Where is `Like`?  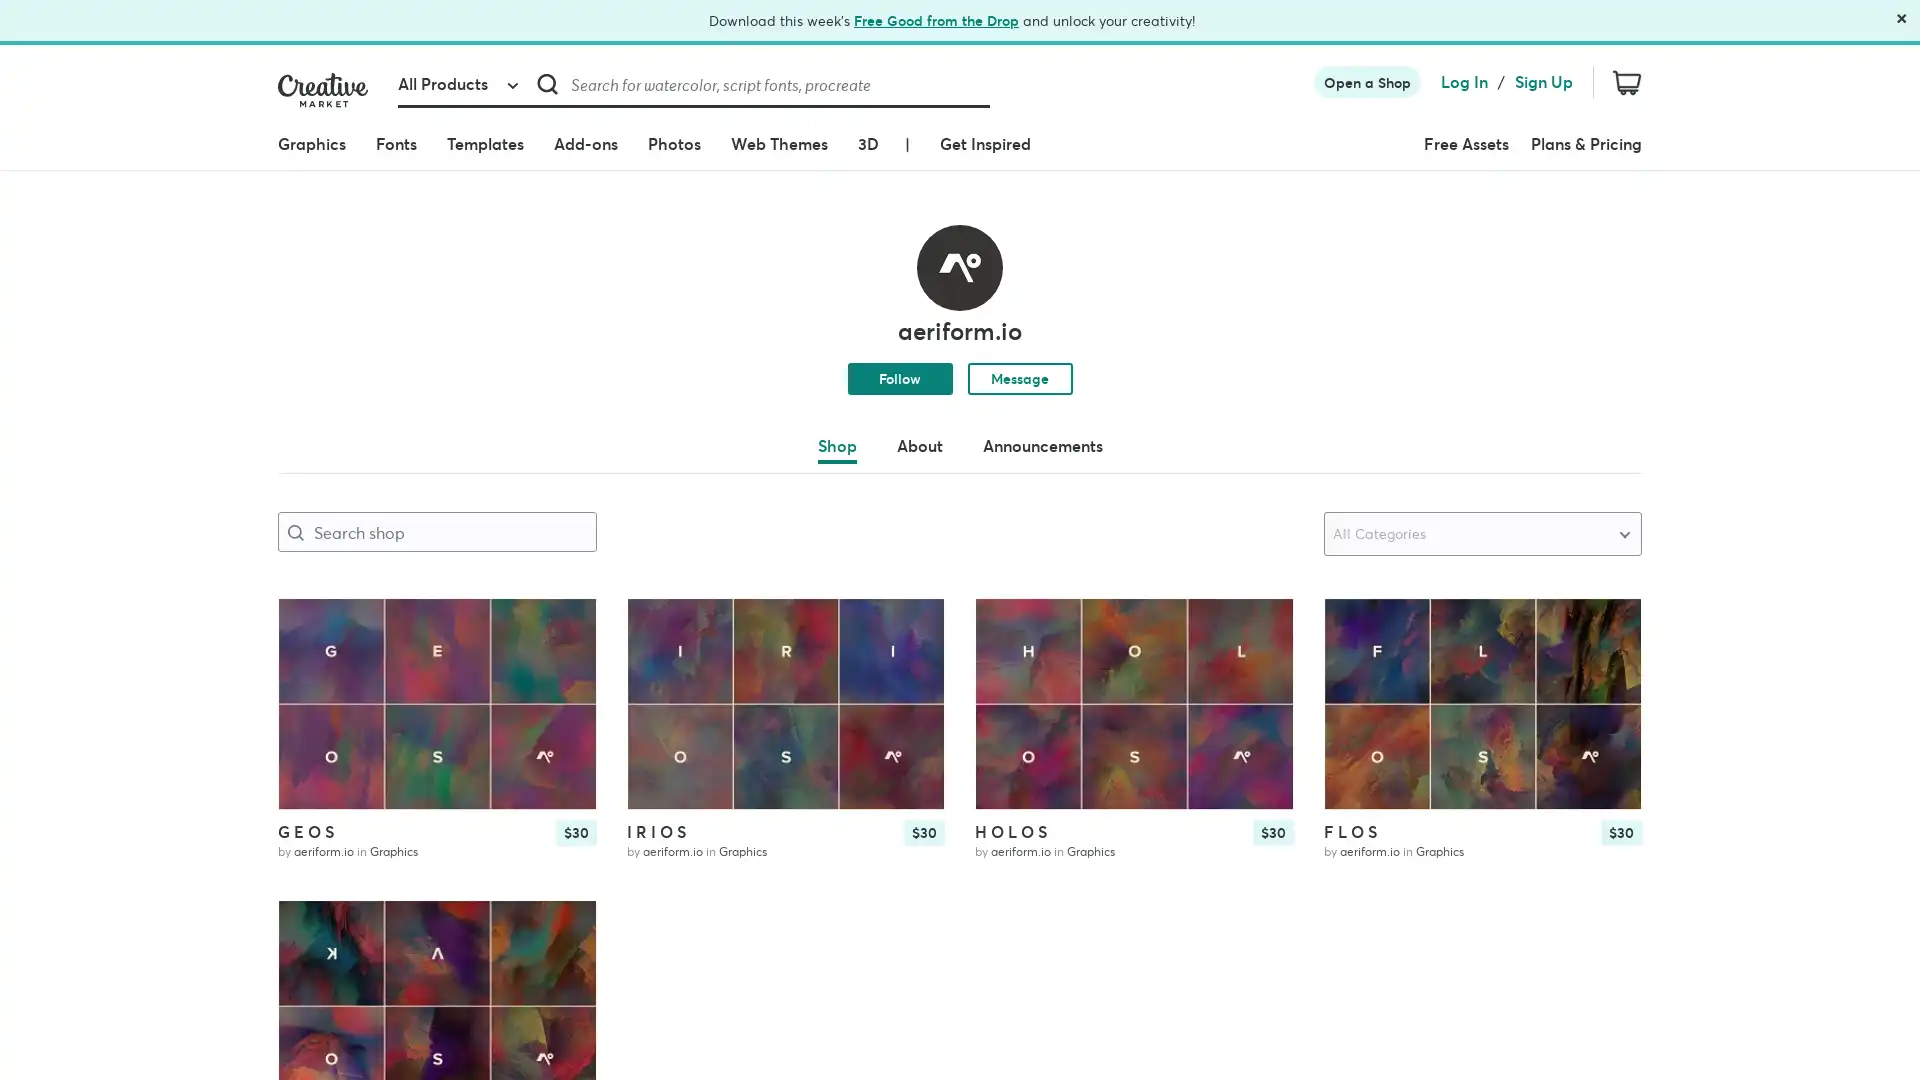 Like is located at coordinates (562, 930).